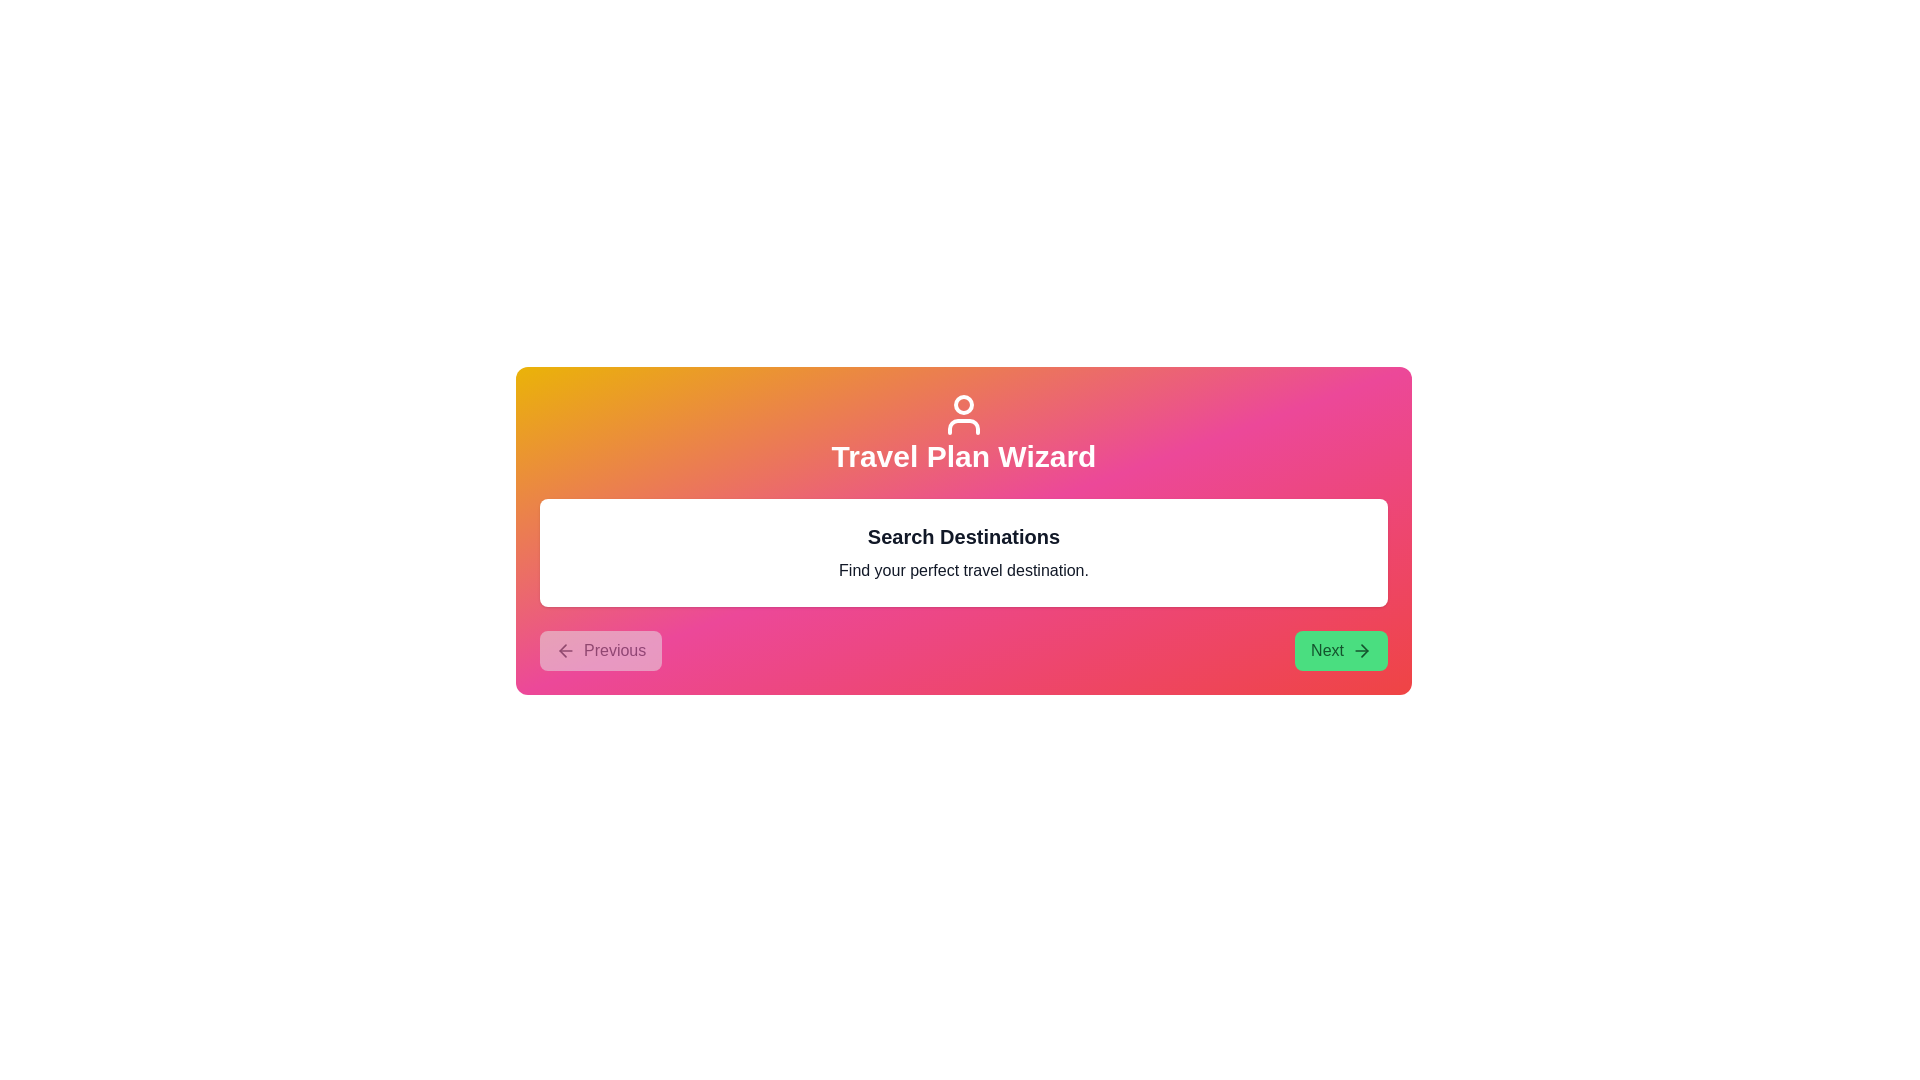  Describe the element at coordinates (964, 535) in the screenshot. I see `the Text Label that serves as a header for the section, located above the text 'Find your perfect travel destination.' and aligned below 'Travel Plan Wizard'` at that location.